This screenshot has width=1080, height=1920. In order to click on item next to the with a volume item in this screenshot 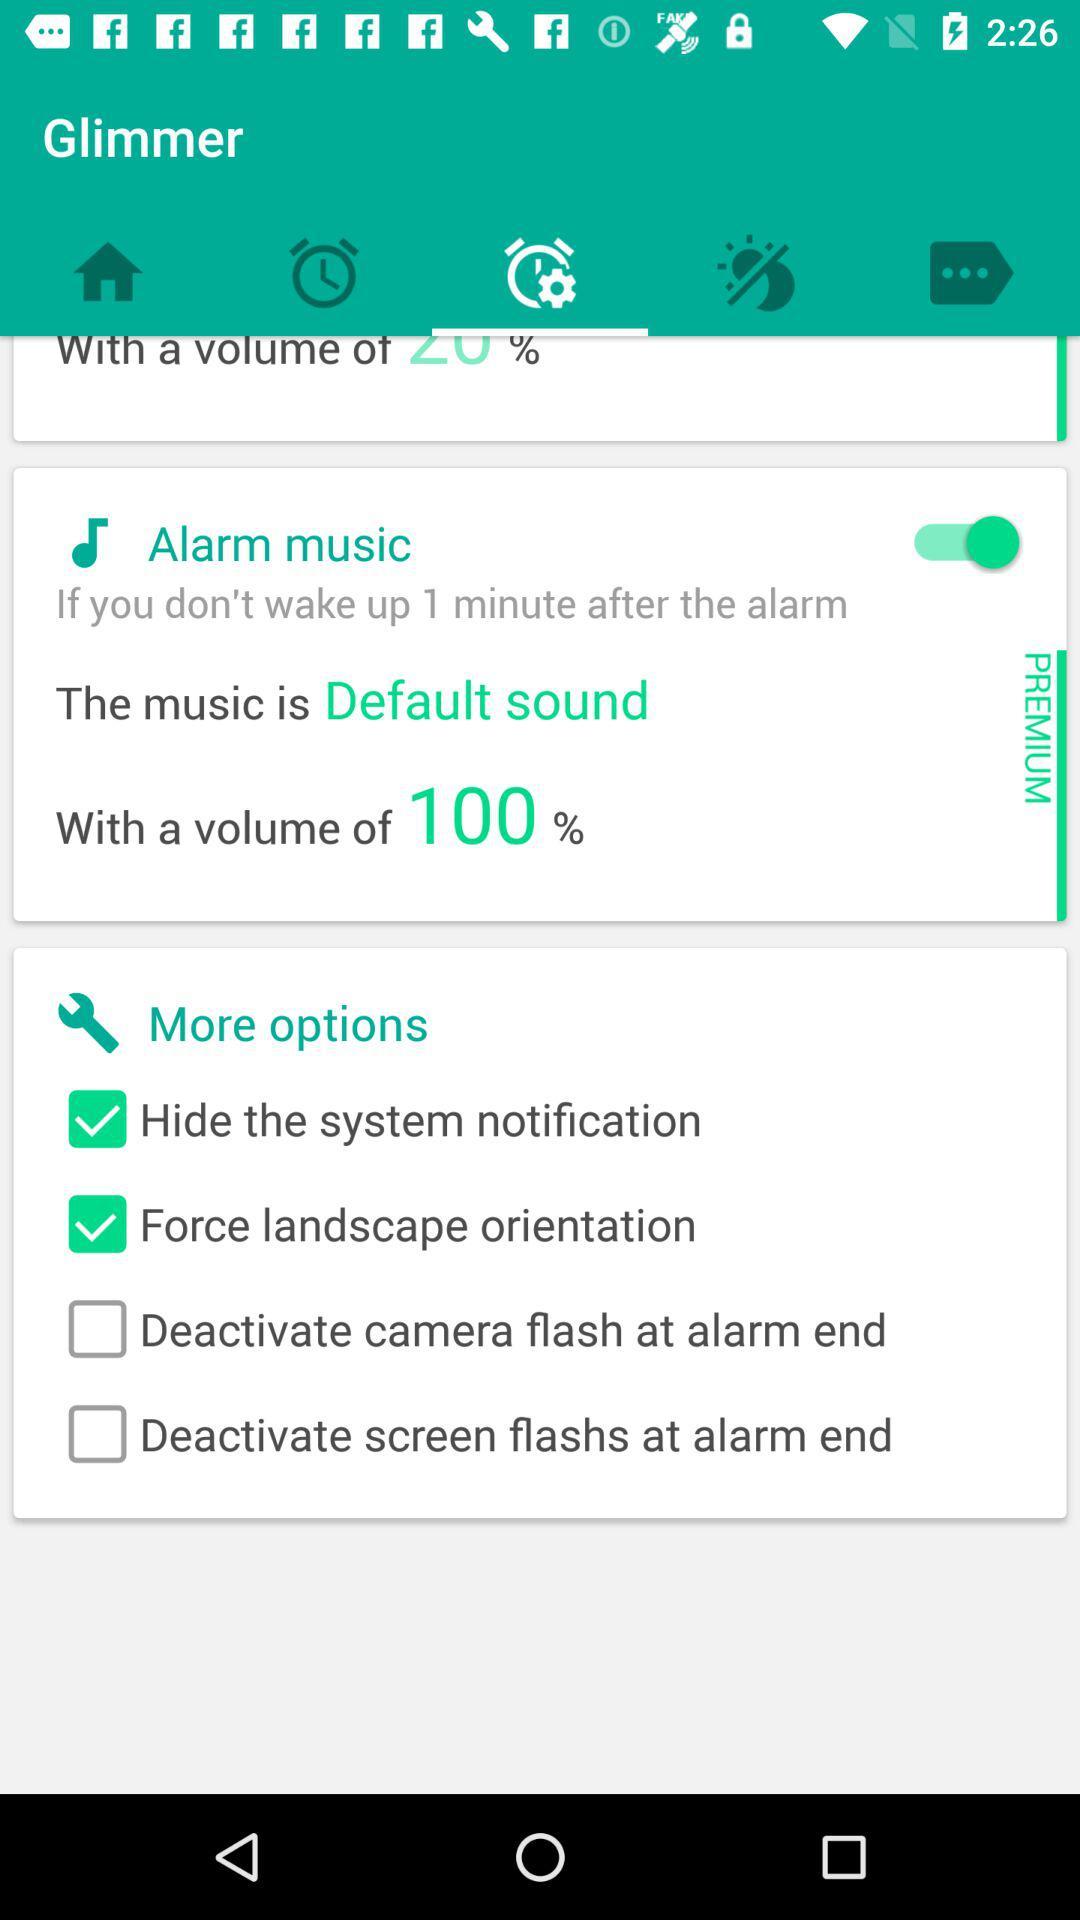, I will do `click(450, 367)`.